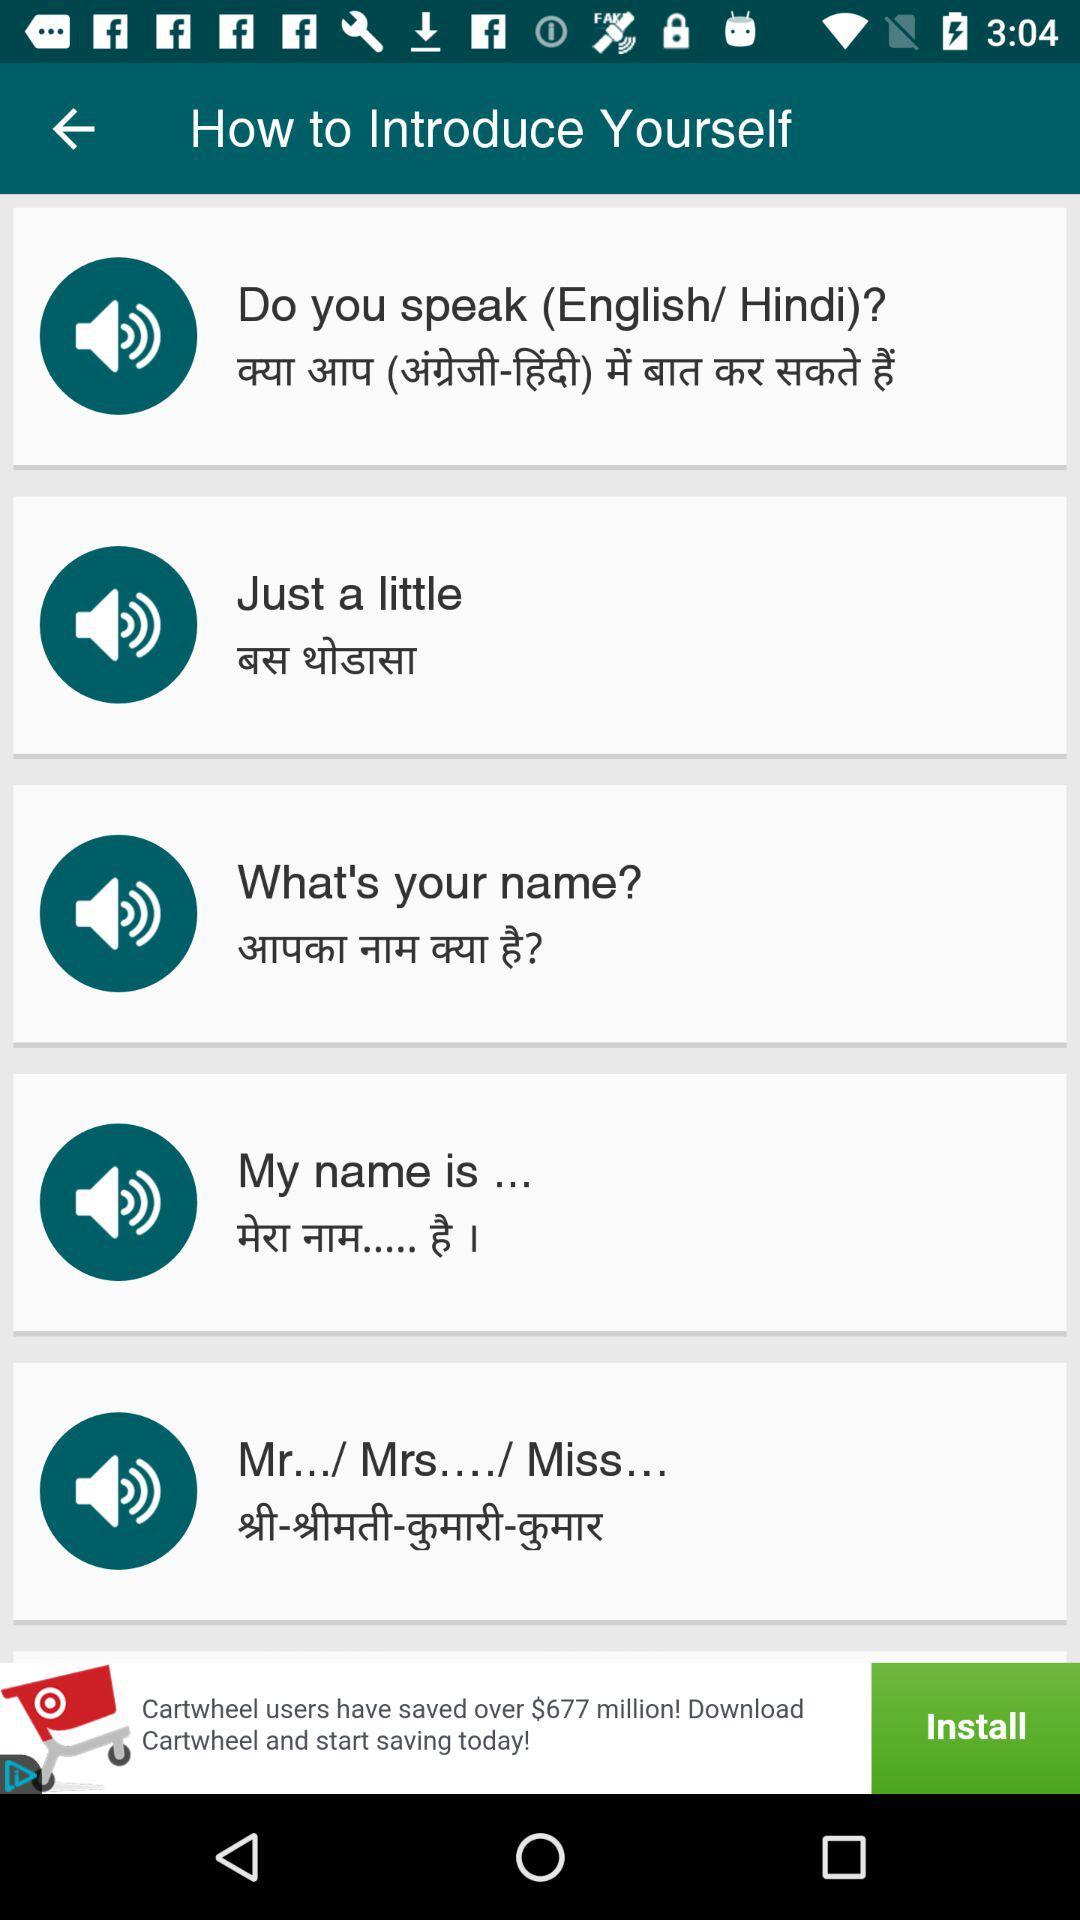  I want to click on the icon below the just a little item, so click(326, 659).